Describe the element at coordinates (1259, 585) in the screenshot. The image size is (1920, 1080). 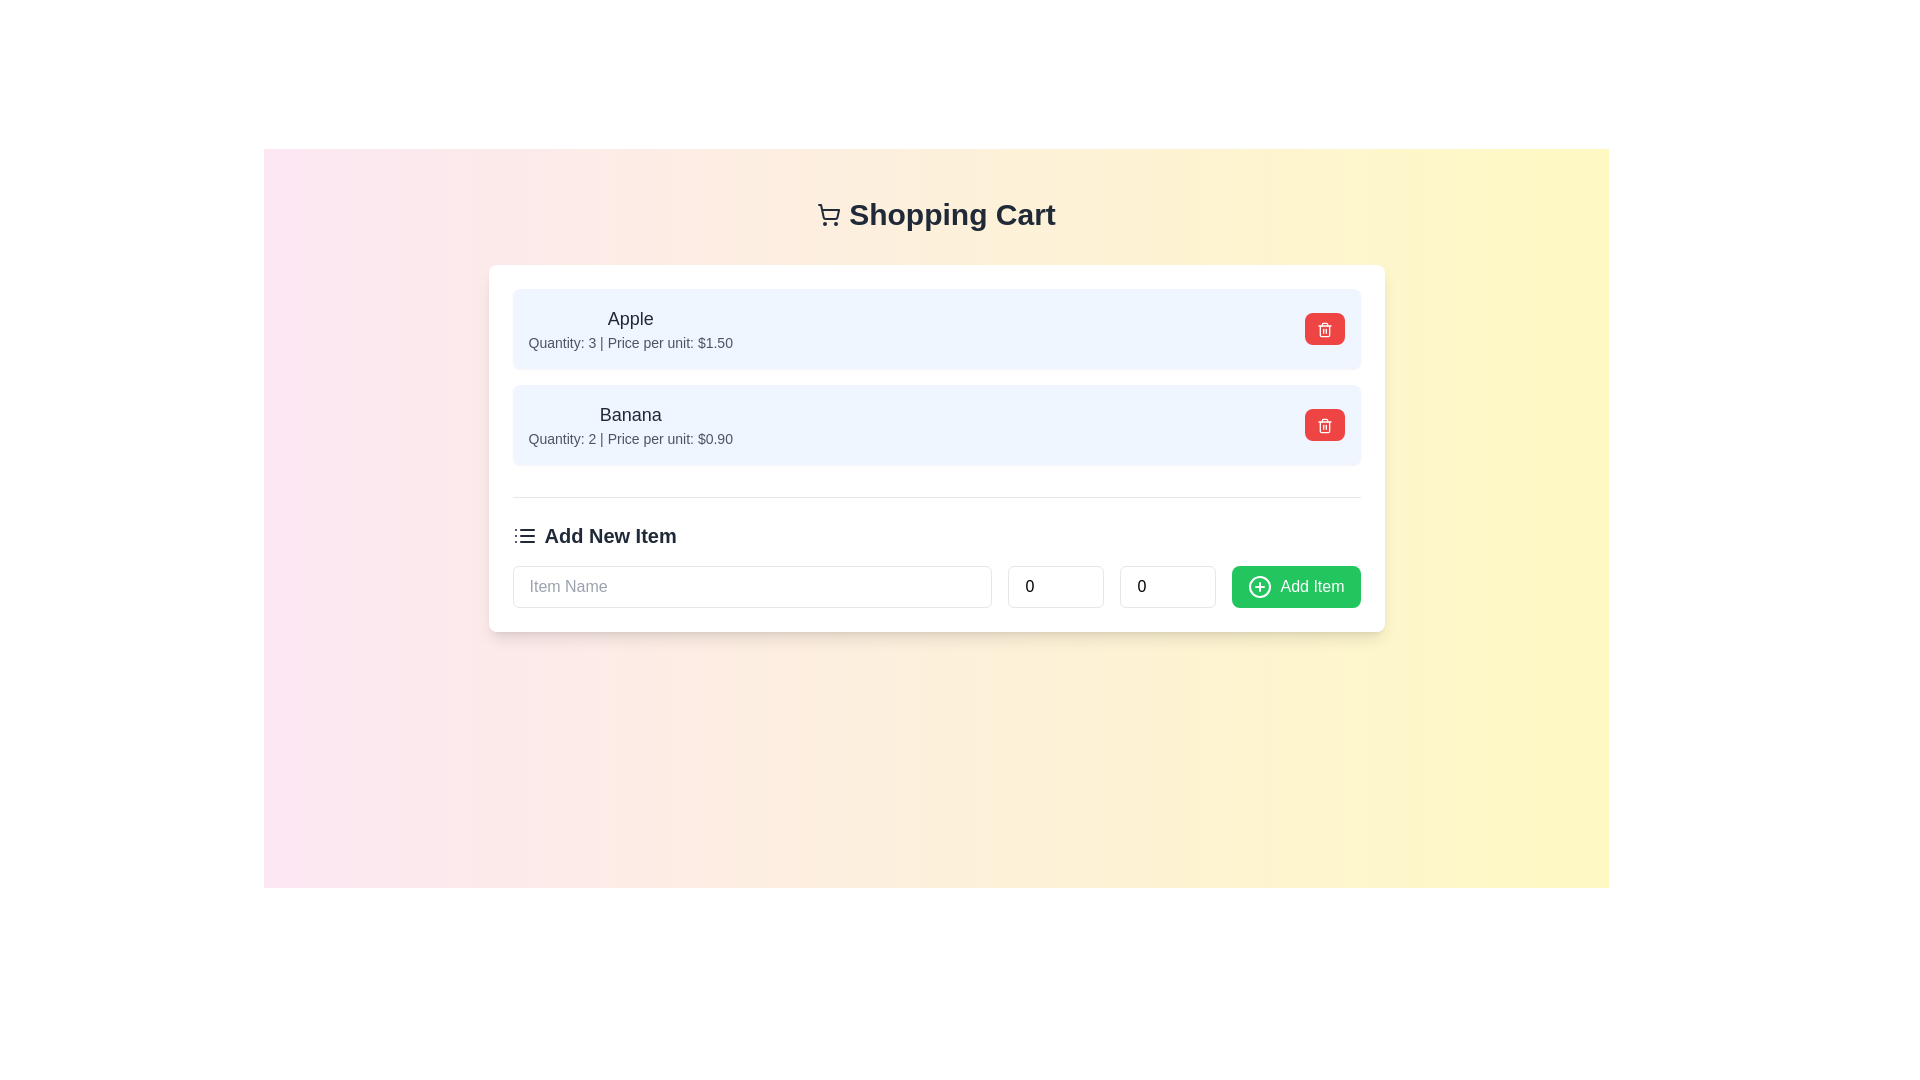
I see `the circular icon with a green background and white plus sign, located at the left of the 'Add Item' button in the bottom-right region of the shopping cart interface under 'Add New Item'` at that location.